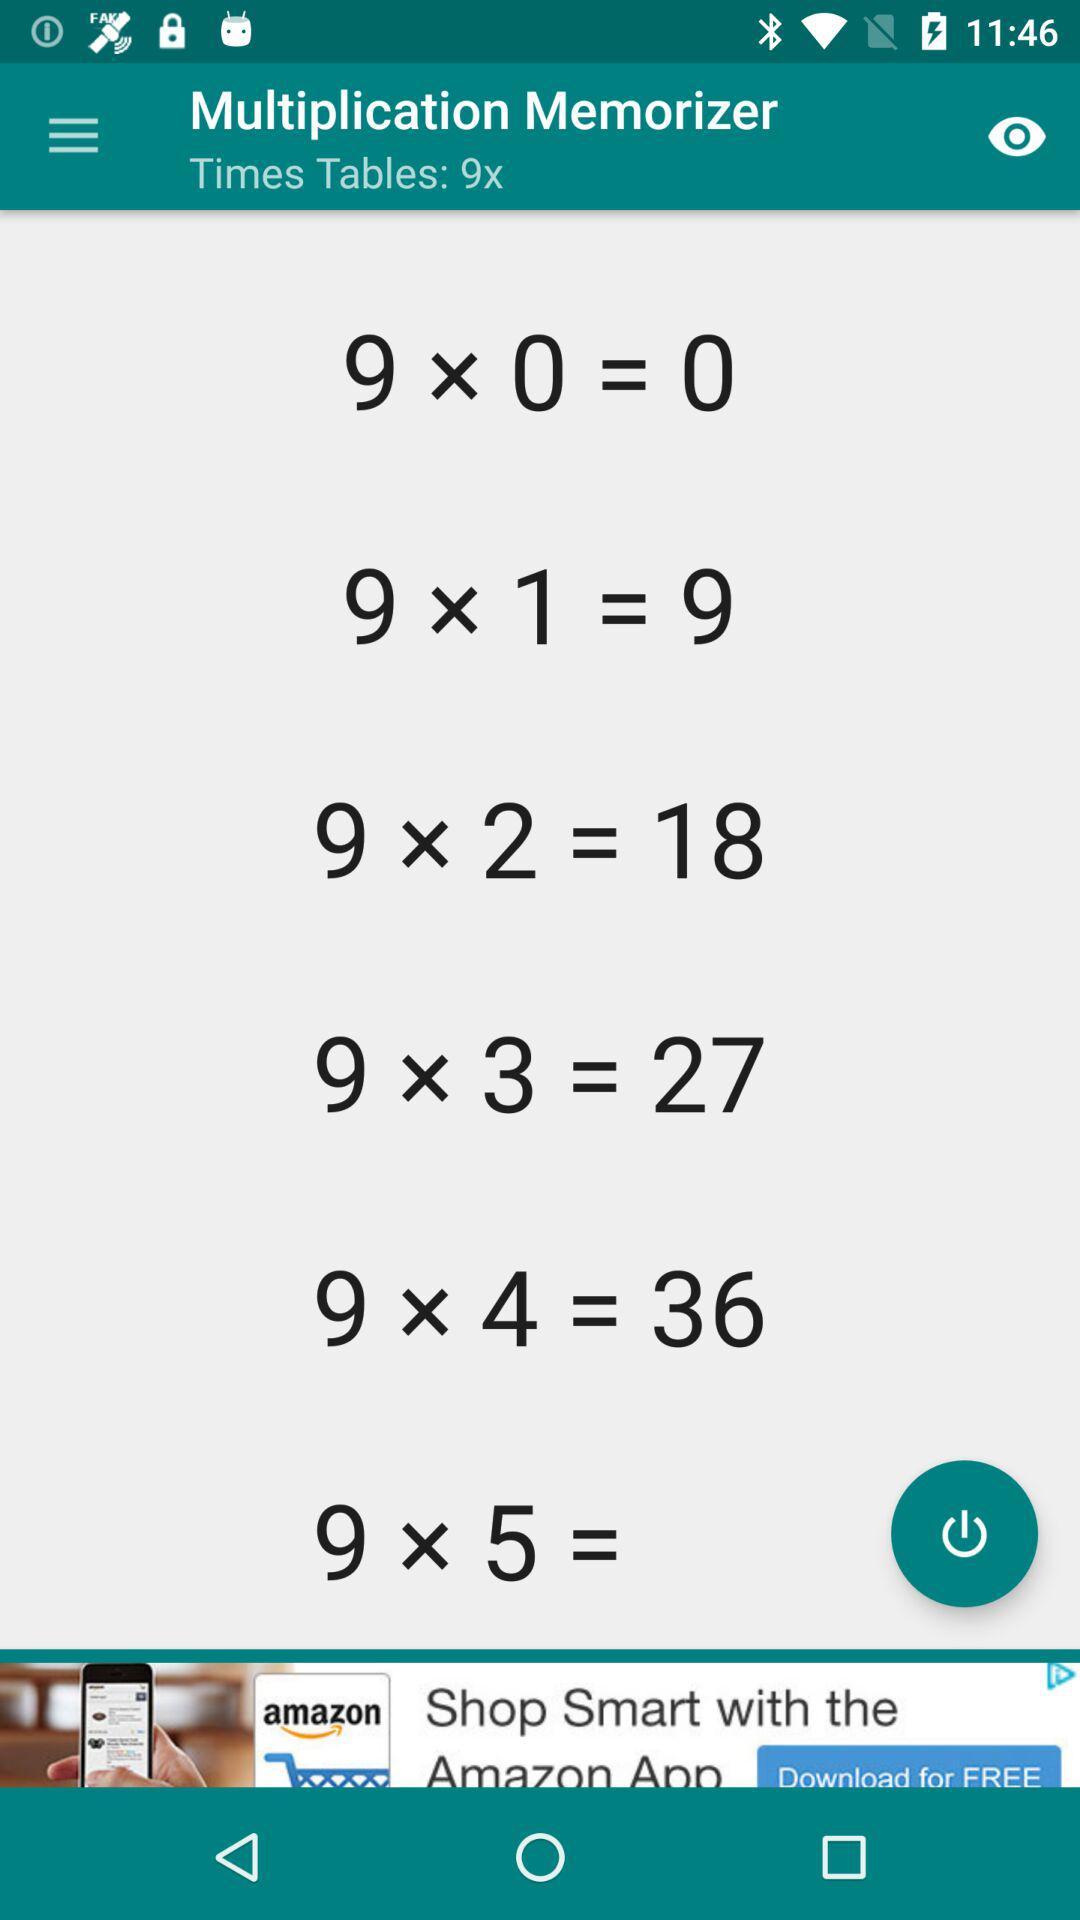 Image resolution: width=1080 pixels, height=1920 pixels. Describe the element at coordinates (963, 1532) in the screenshot. I see `power button` at that location.